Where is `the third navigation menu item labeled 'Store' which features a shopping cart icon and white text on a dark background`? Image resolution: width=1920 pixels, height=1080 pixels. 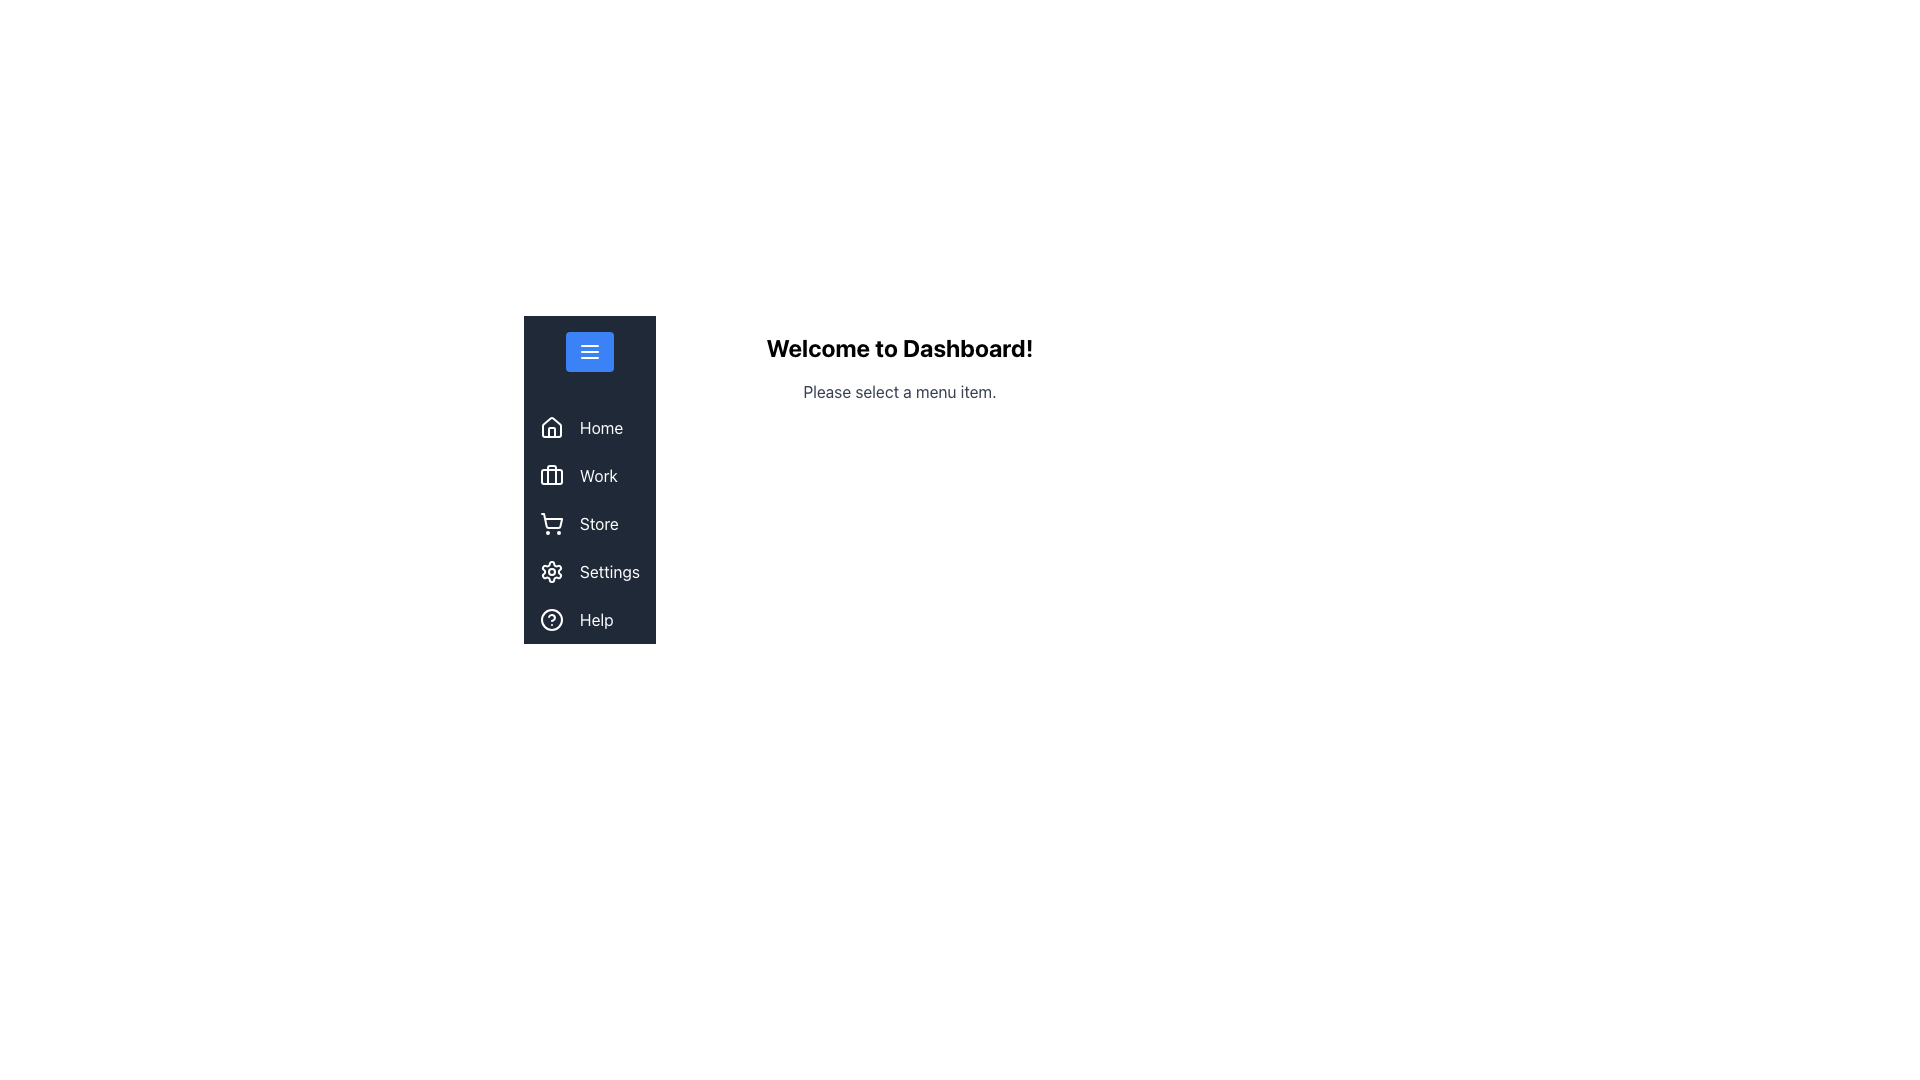 the third navigation menu item labeled 'Store' which features a shopping cart icon and white text on a dark background is located at coordinates (589, 523).